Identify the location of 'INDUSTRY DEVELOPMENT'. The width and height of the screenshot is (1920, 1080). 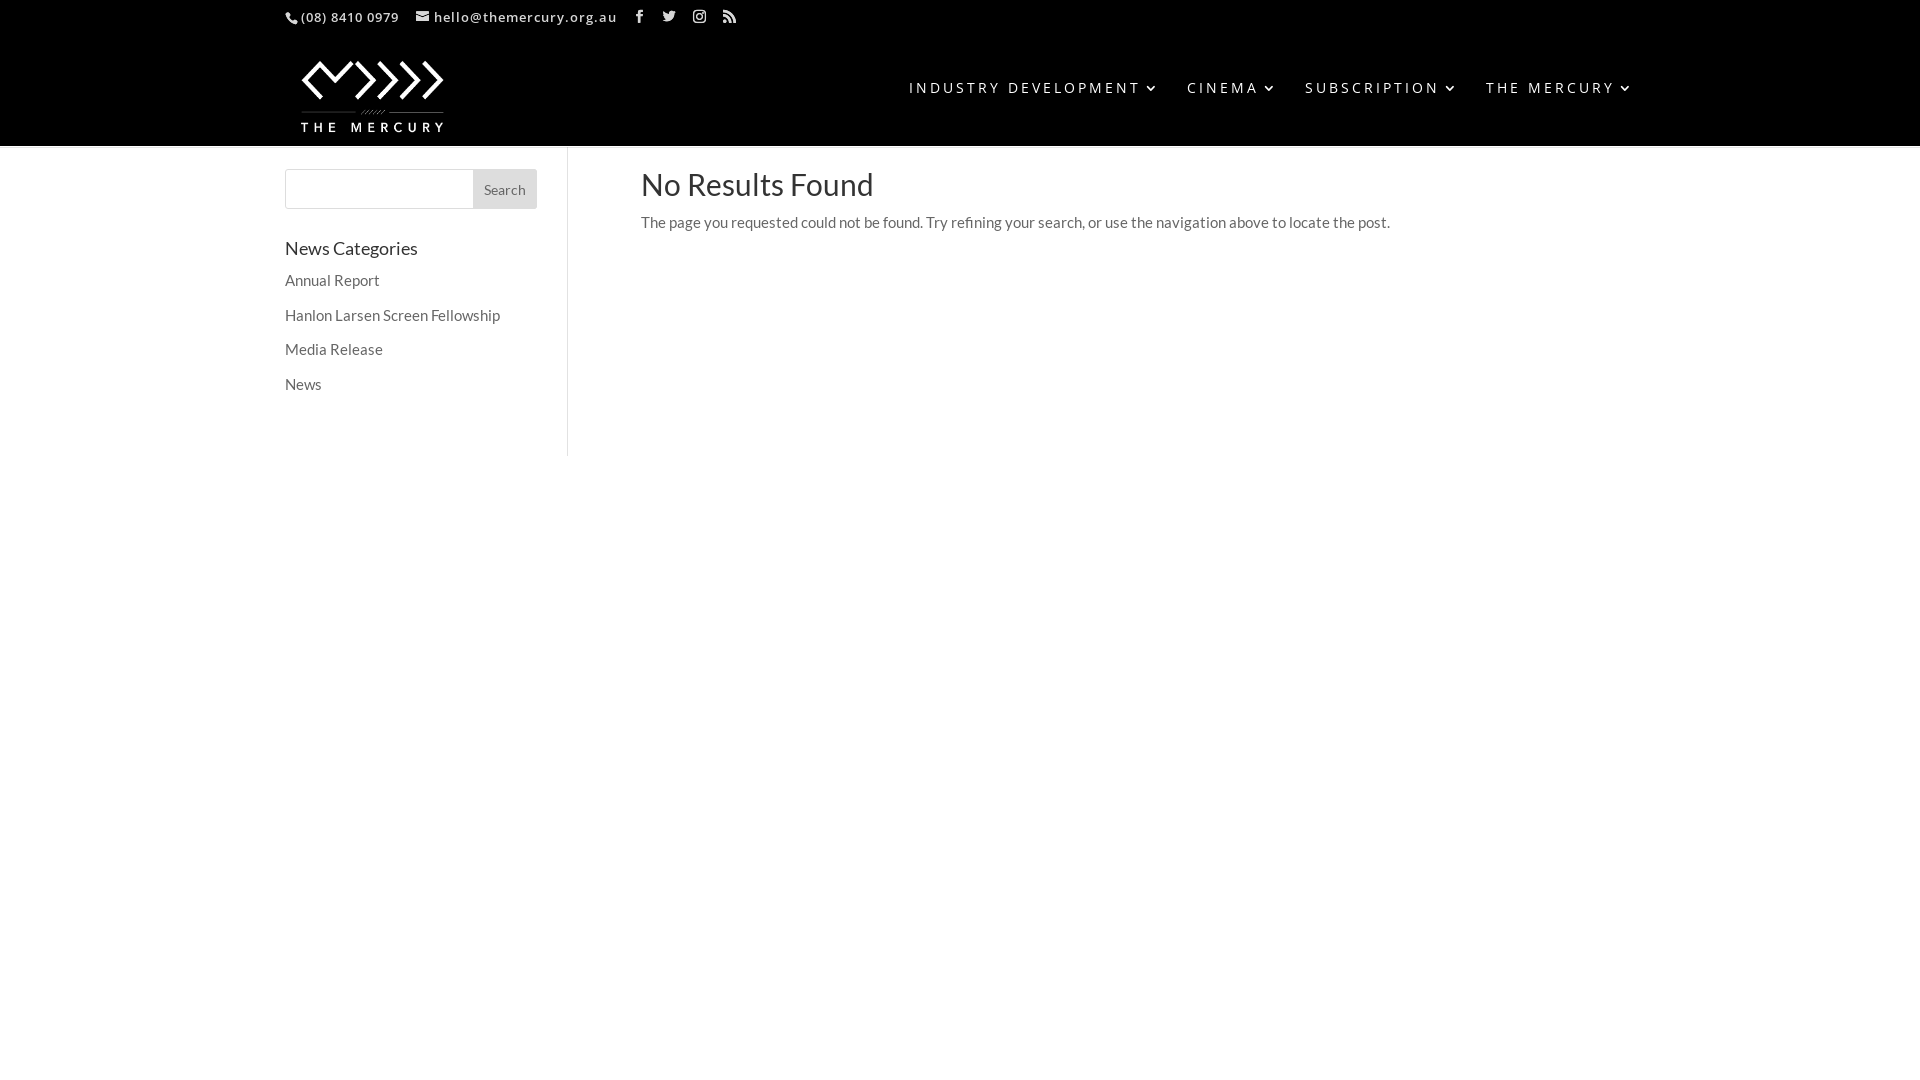
(907, 113).